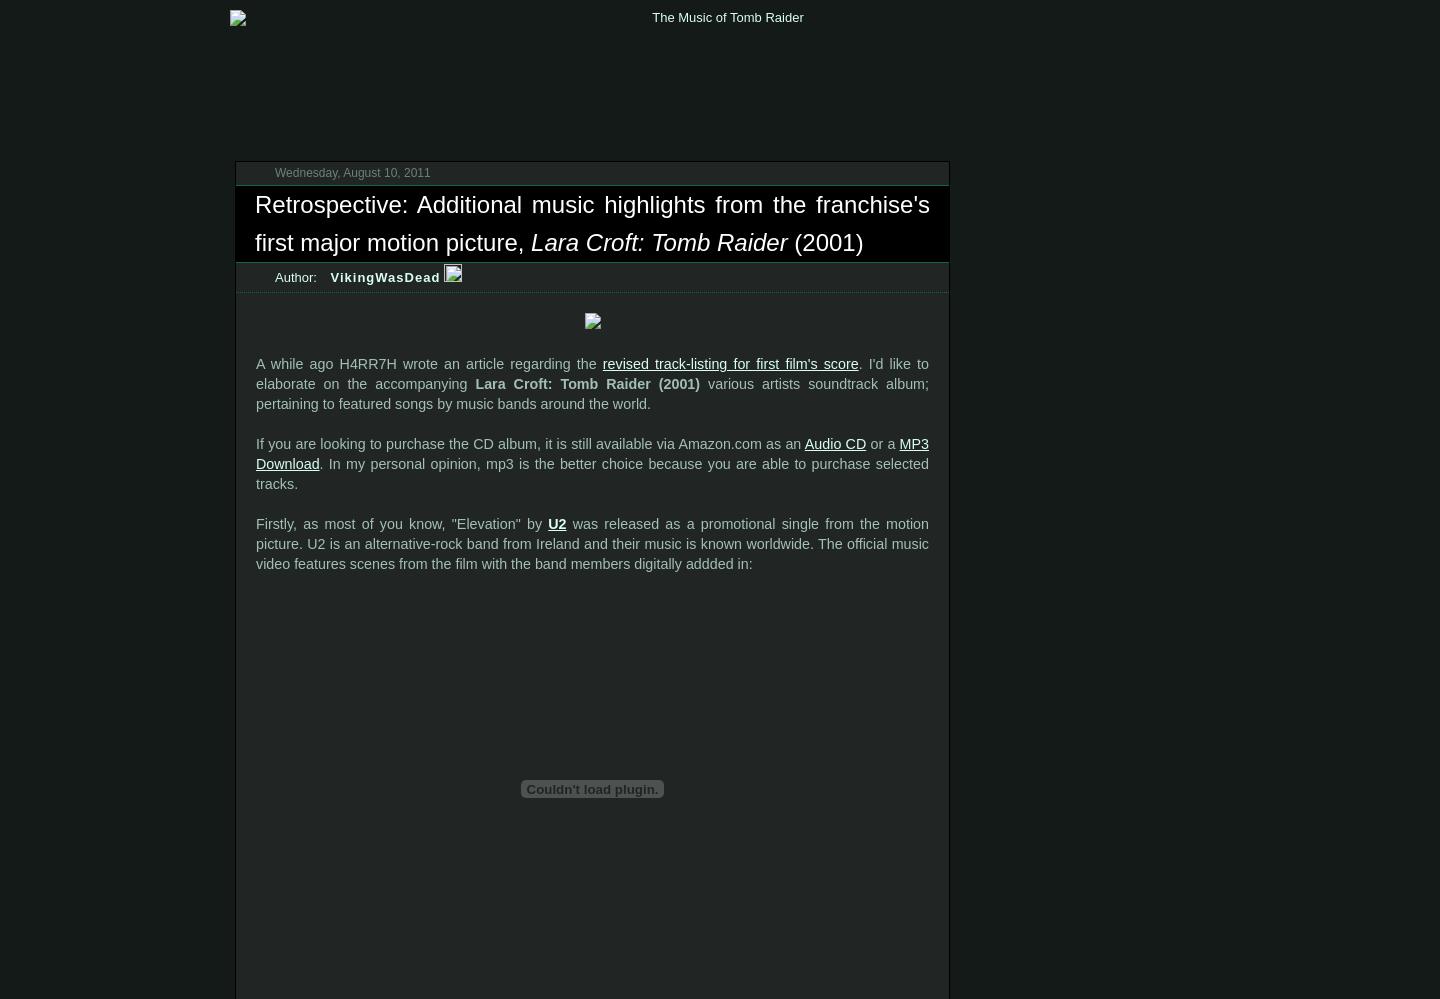 The width and height of the screenshot is (1440, 999). What do you see at coordinates (255, 374) in the screenshot?
I see `'. I'd like to elaborate on the accompanying'` at bounding box center [255, 374].